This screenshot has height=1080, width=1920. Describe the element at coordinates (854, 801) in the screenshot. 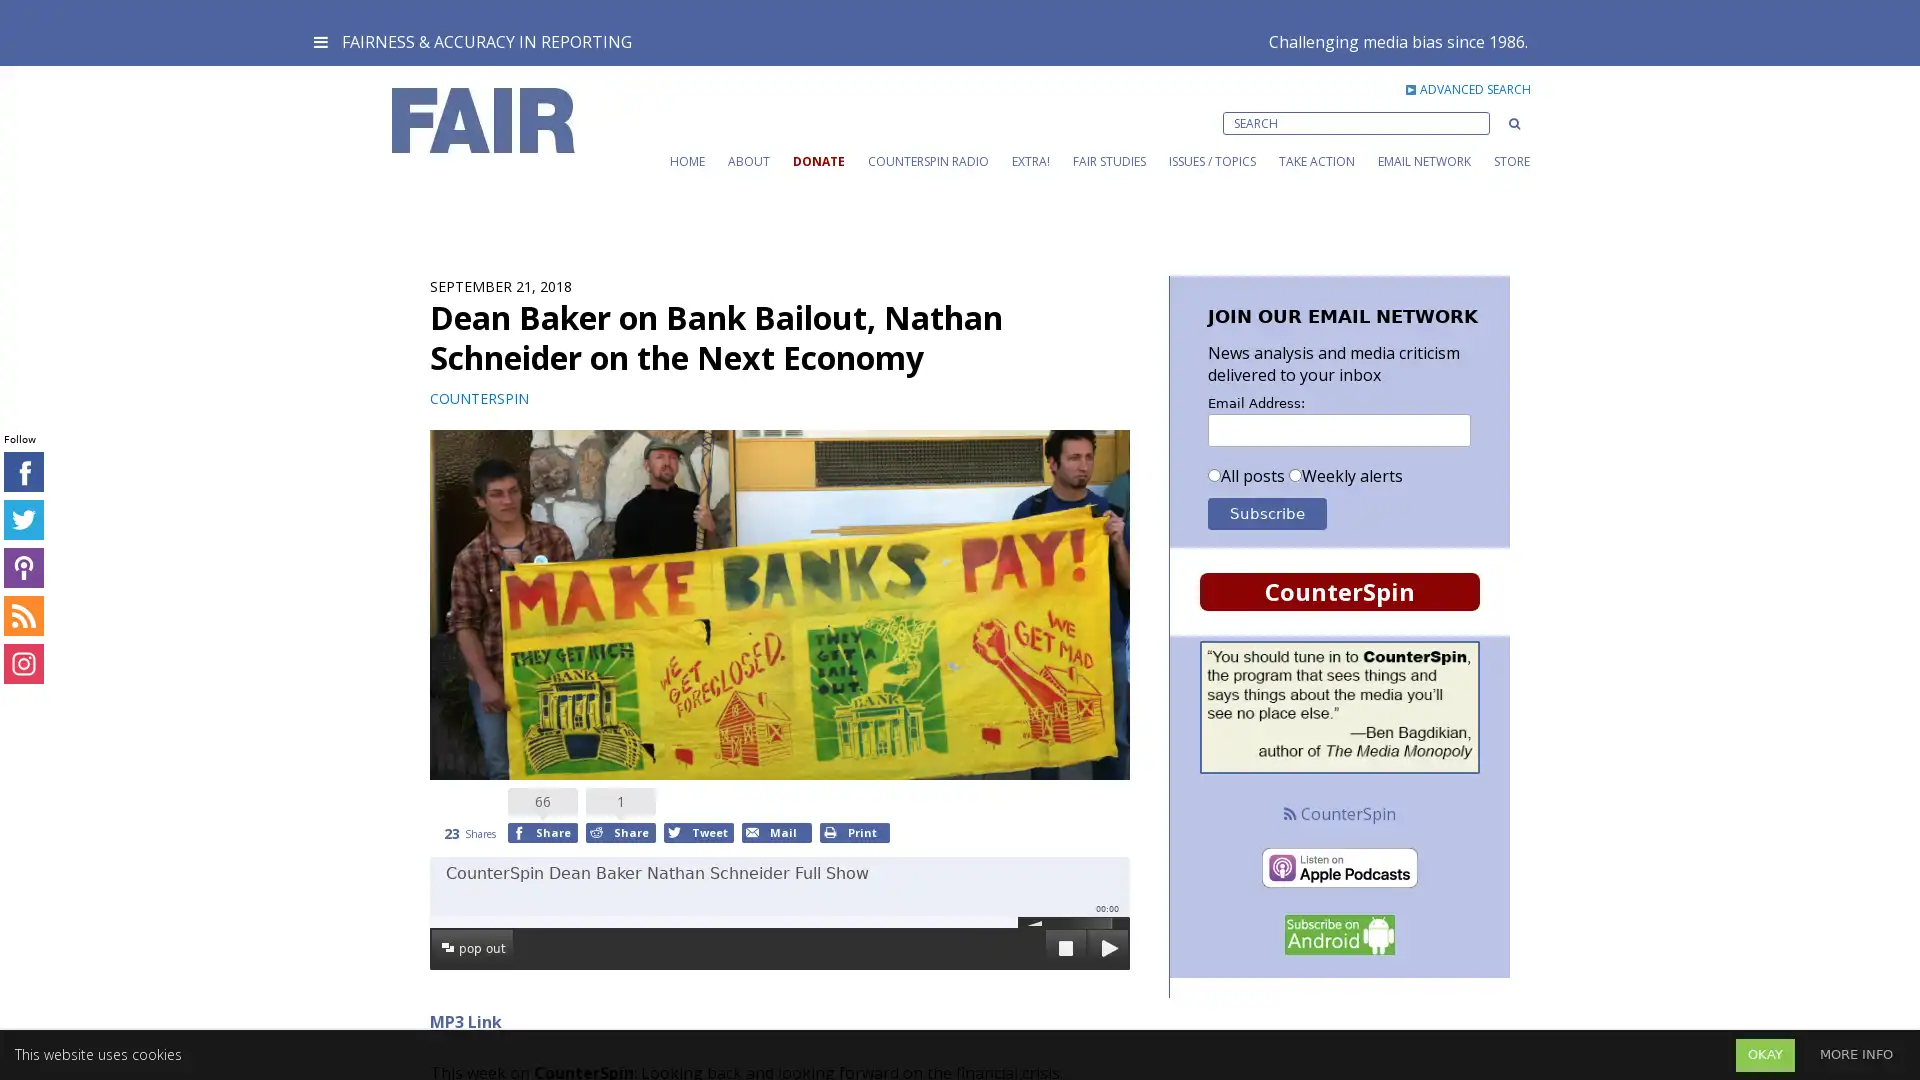

I see `Print to Print` at that location.